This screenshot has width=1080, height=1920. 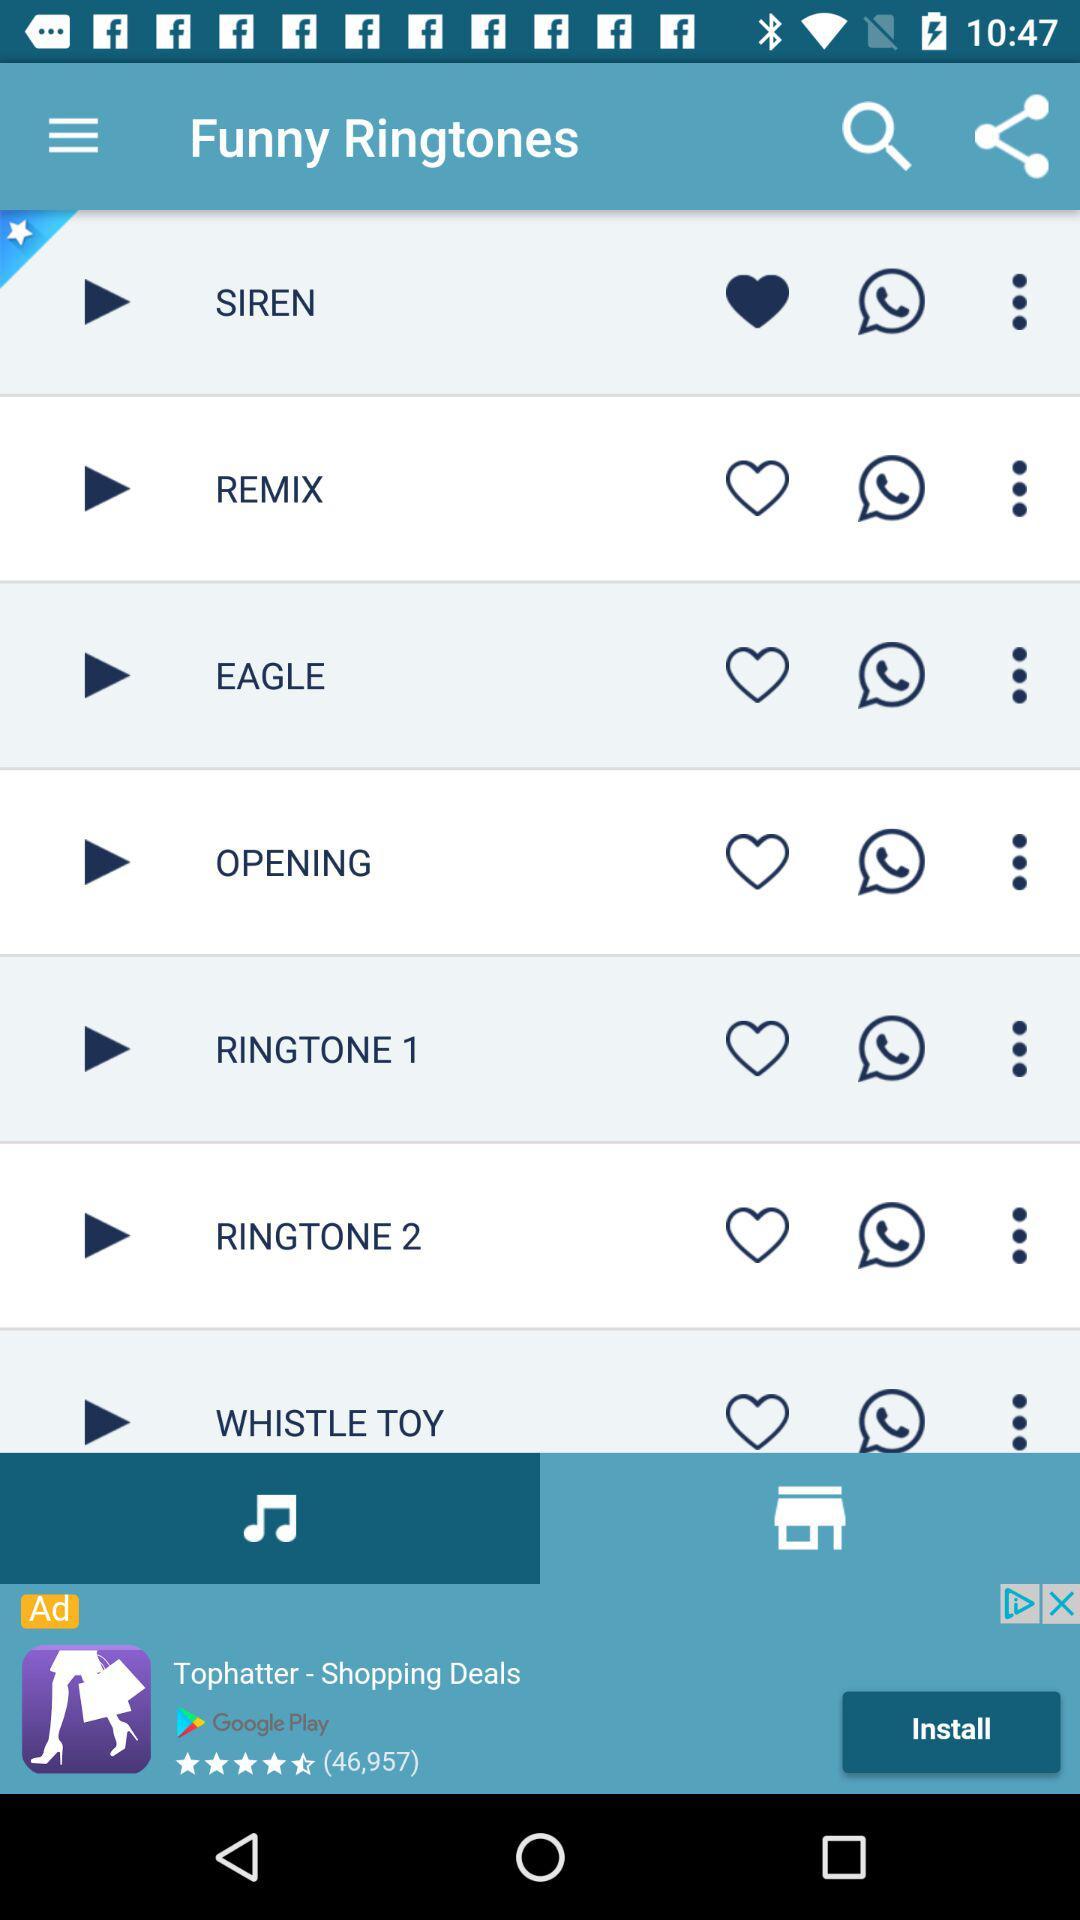 I want to click on switch to play tone, so click(x=107, y=1047).